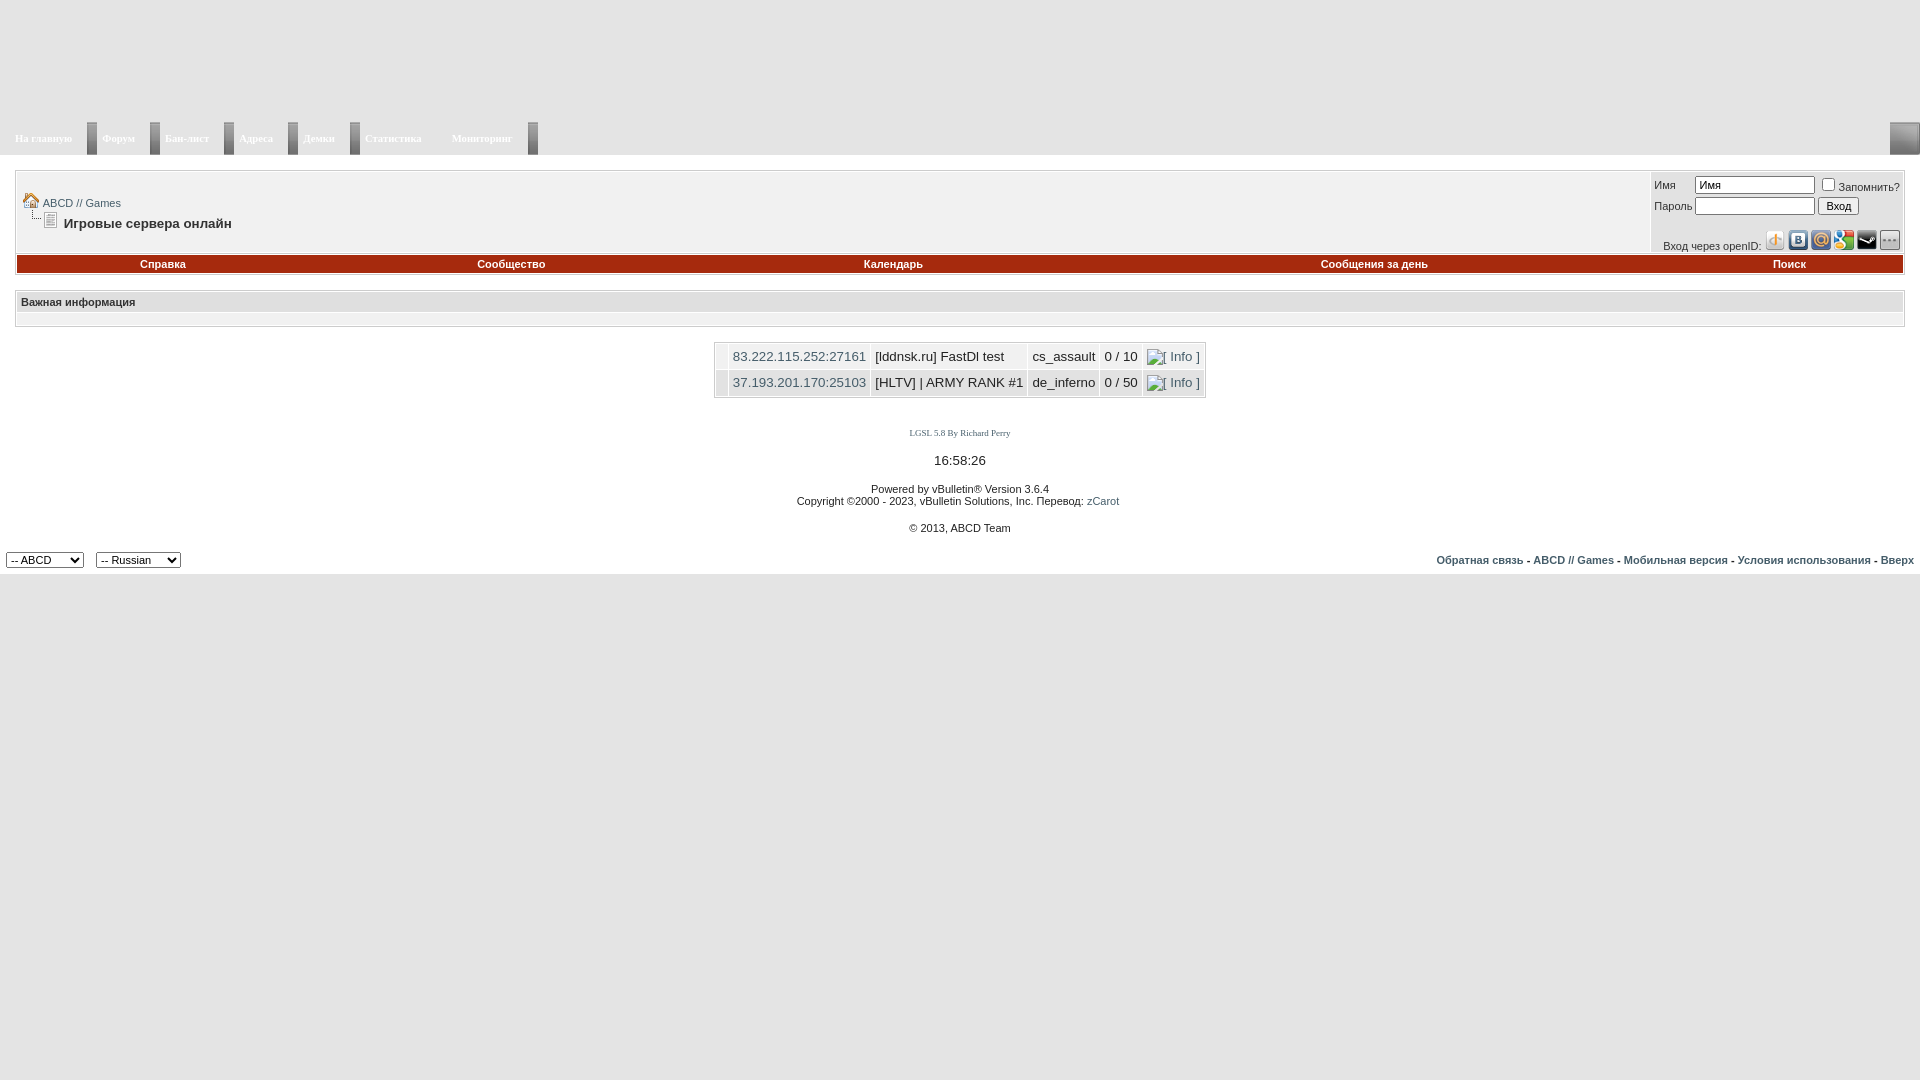  I want to click on 'LGSL 5.8 By Richard Perry', so click(960, 431).